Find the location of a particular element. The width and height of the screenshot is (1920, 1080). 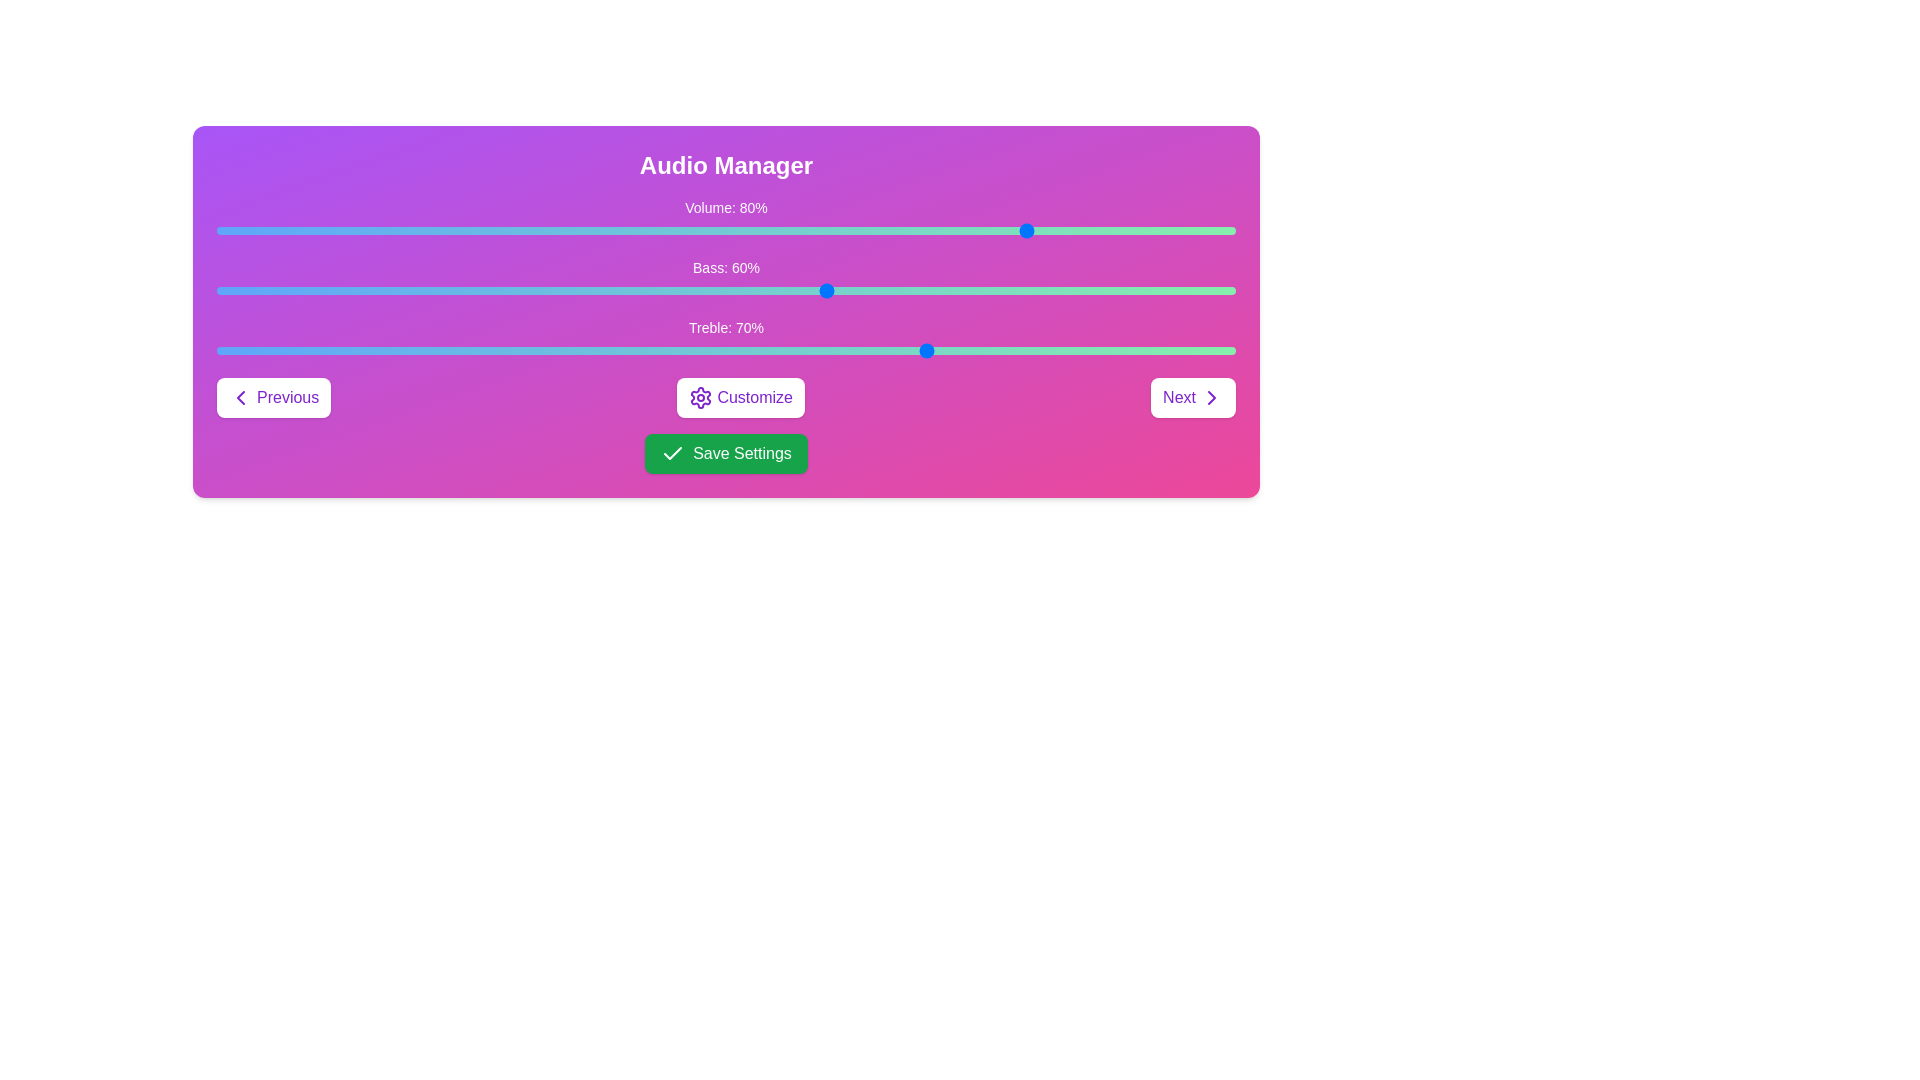

treble is located at coordinates (1204, 350).